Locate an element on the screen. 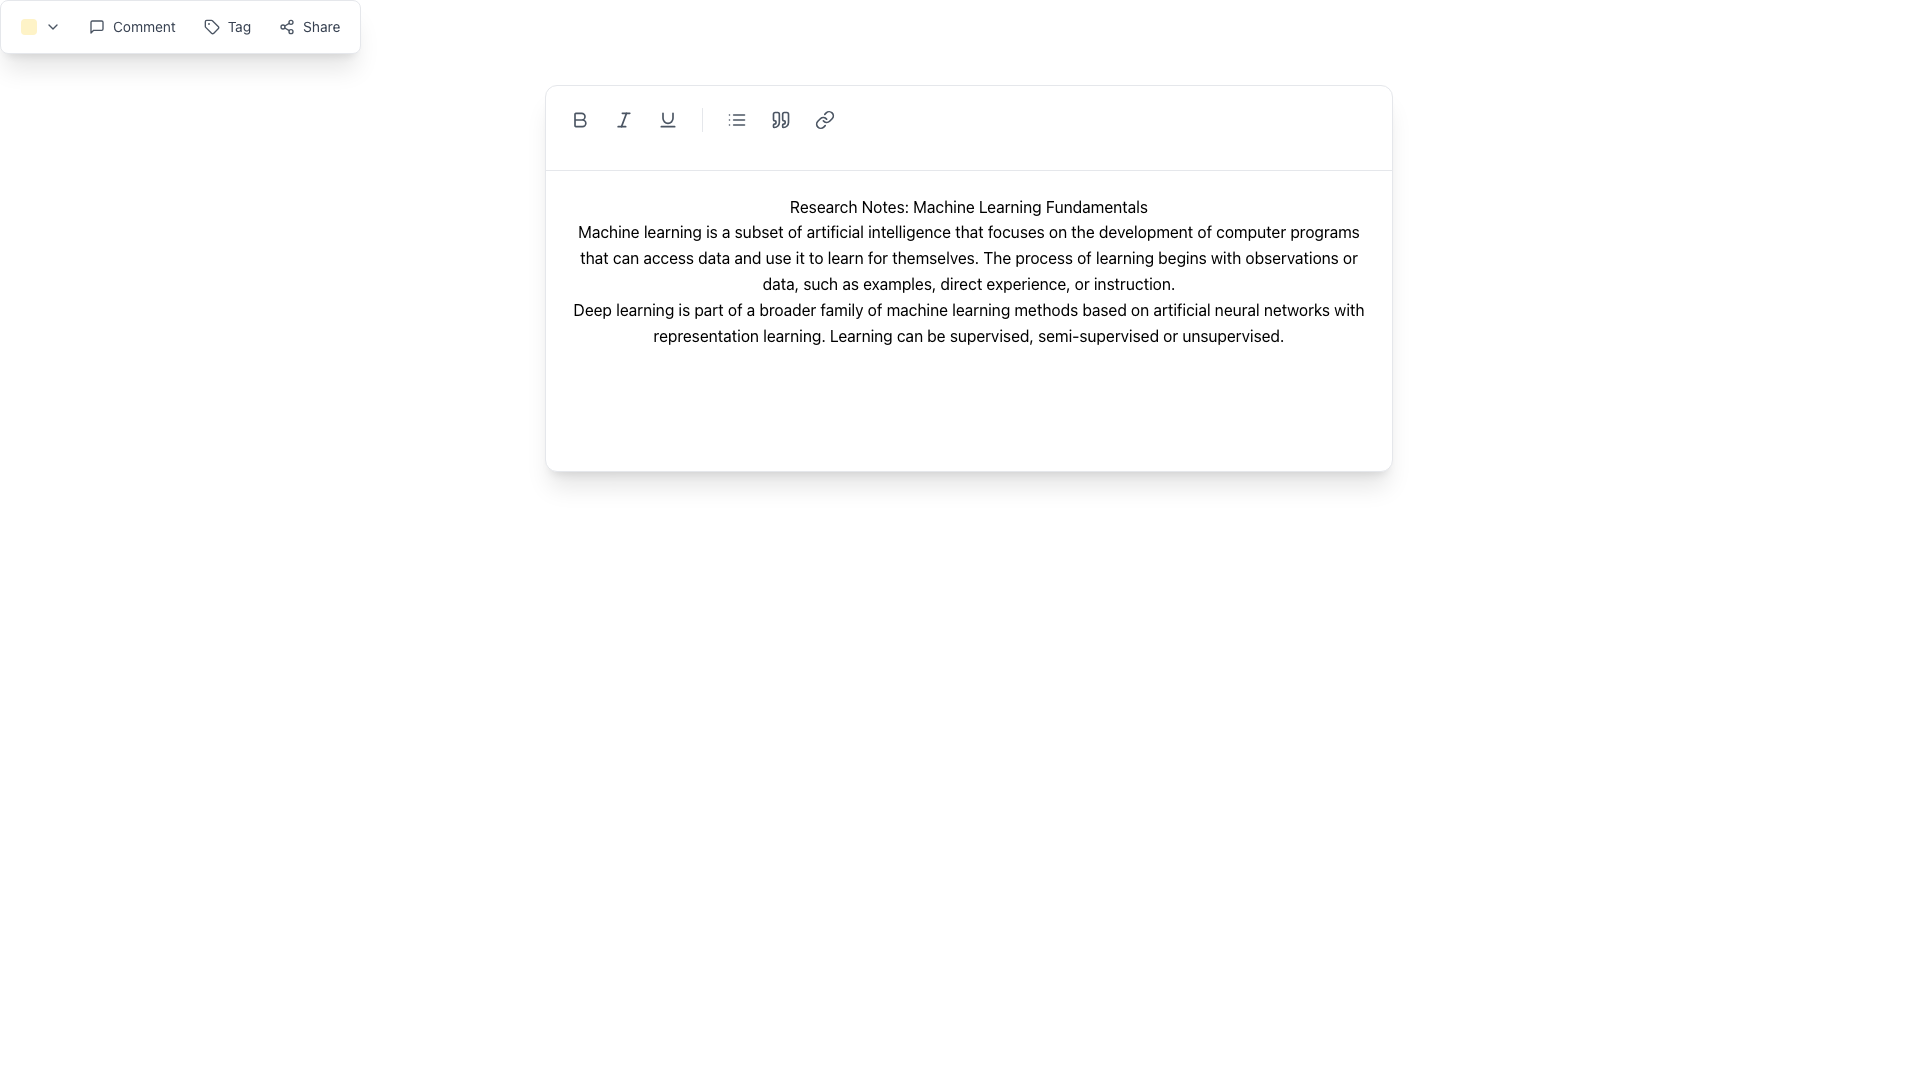 This screenshot has height=1080, width=1920. the underline formatting icon in the menu bar, which is represented as the top component of the SVG icon for formatting tools is located at coordinates (667, 118).